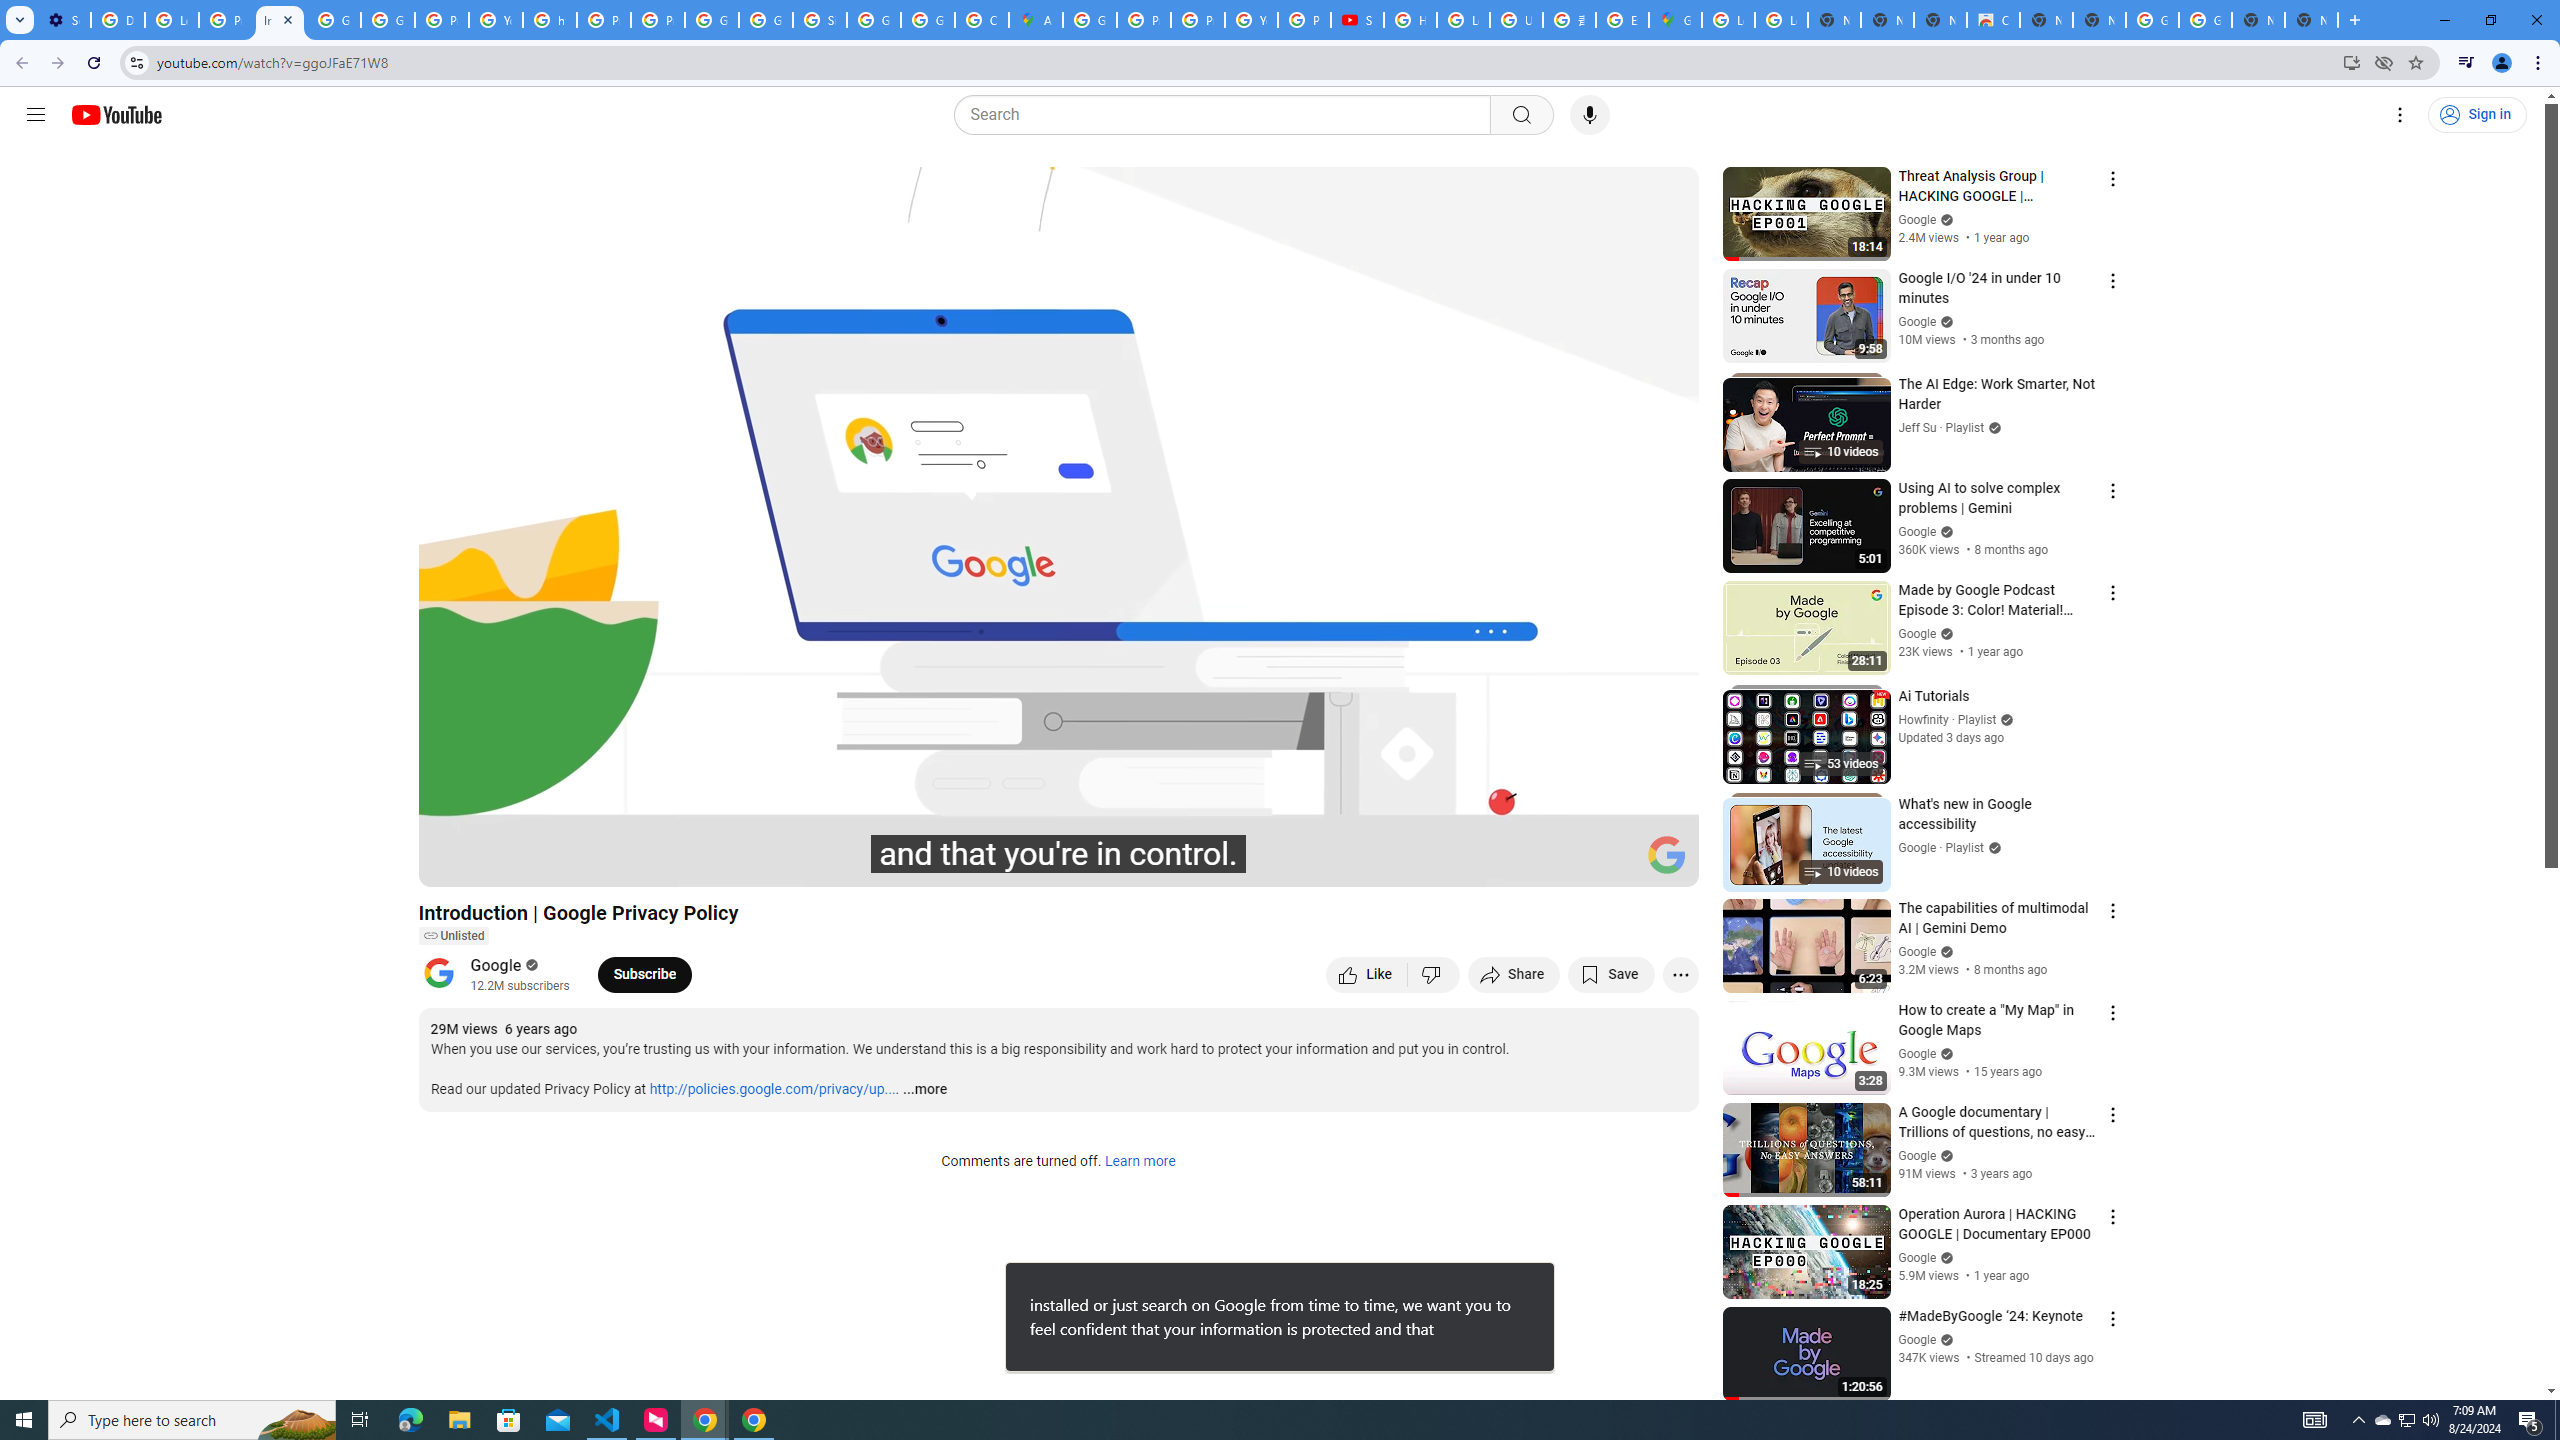  Describe the element at coordinates (1434, 973) in the screenshot. I see `'Dislike this video'` at that location.